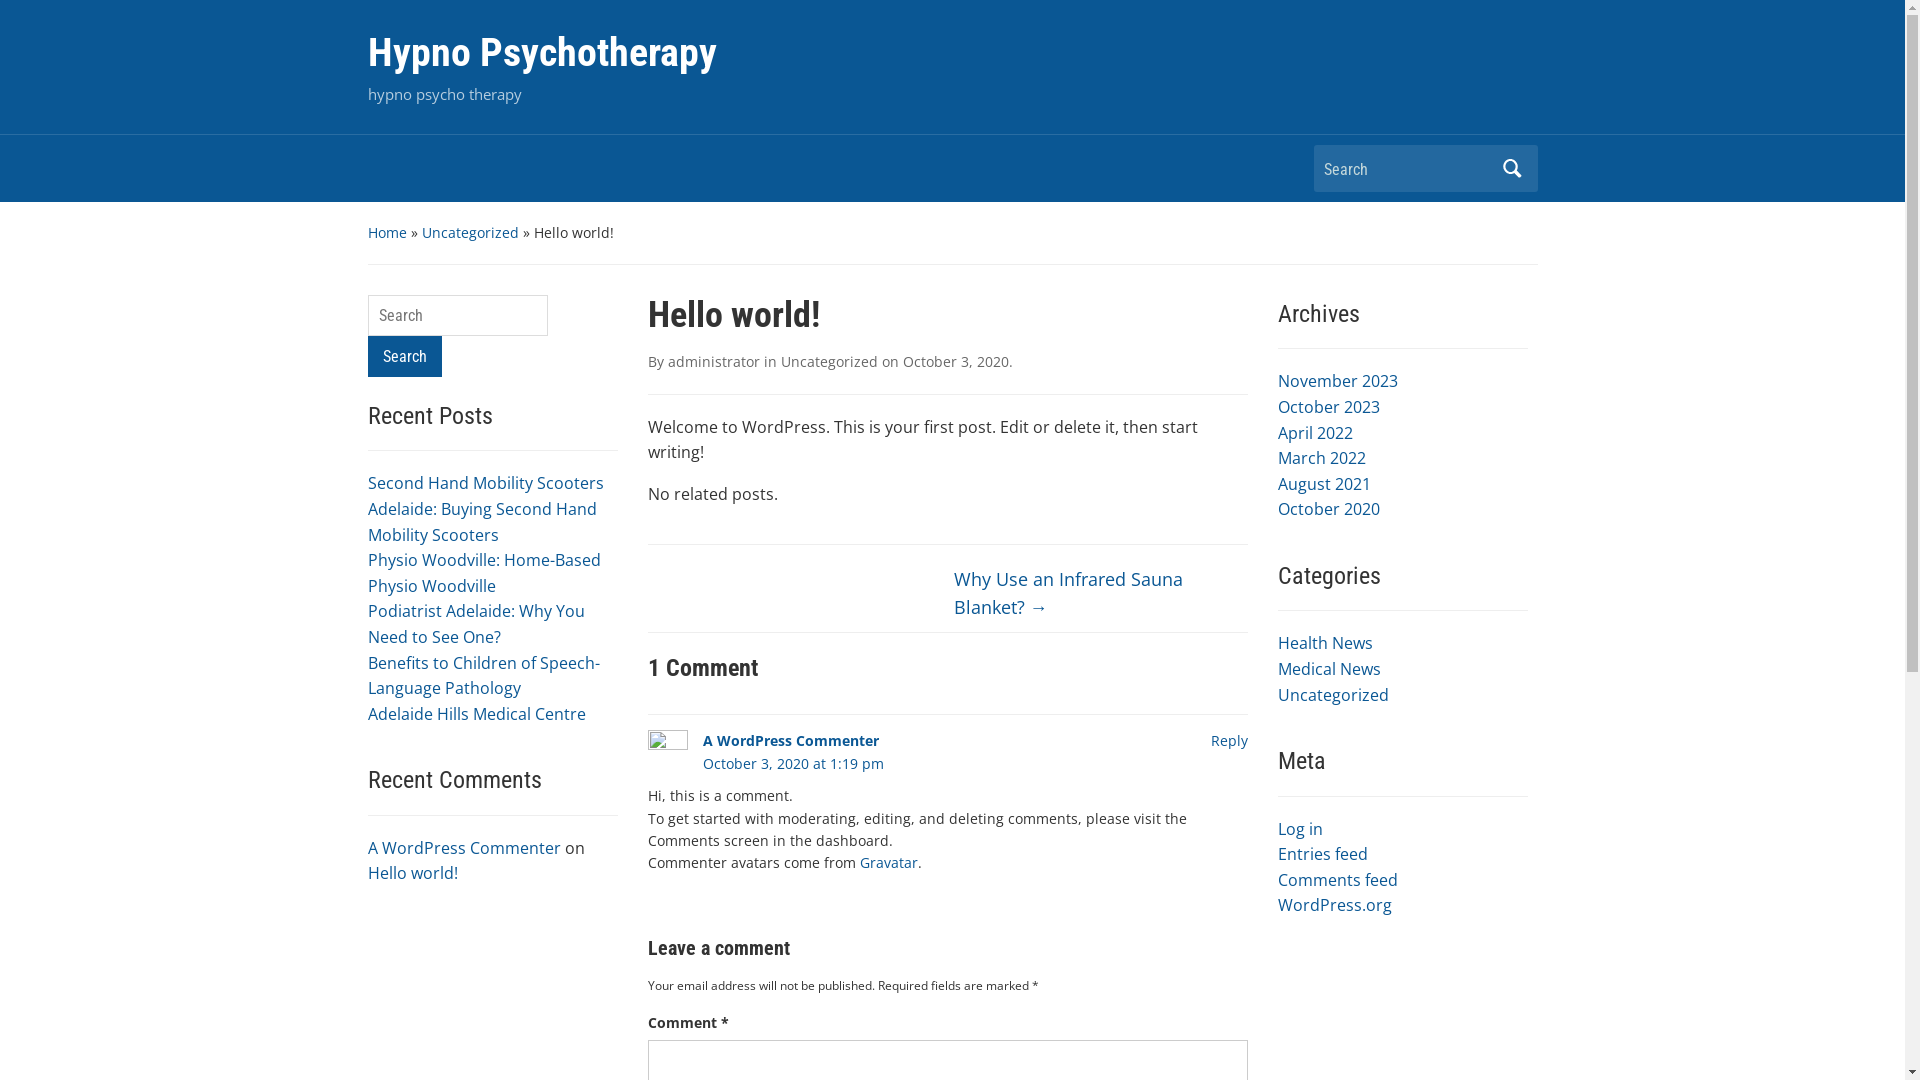  What do you see at coordinates (1329, 406) in the screenshot?
I see `'October 2023'` at bounding box center [1329, 406].